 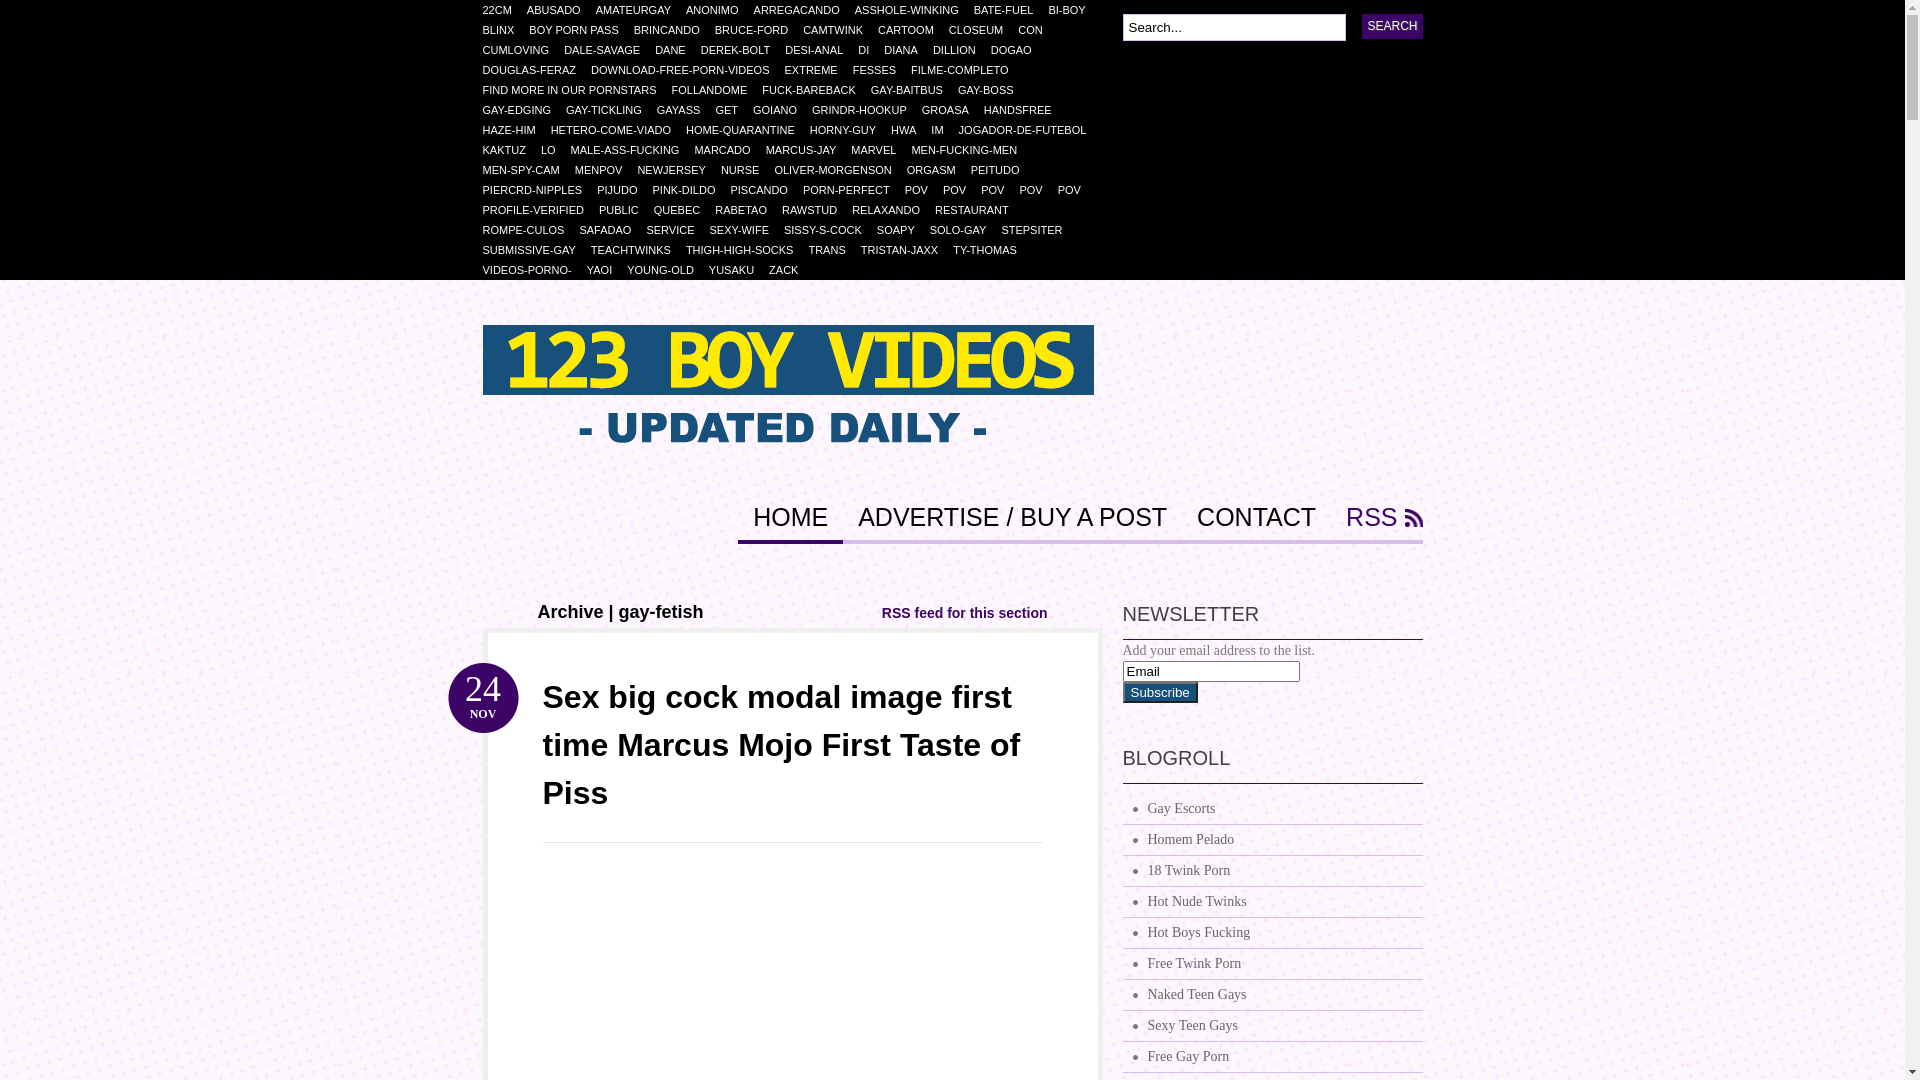 What do you see at coordinates (854, 189) in the screenshot?
I see `'PORN-PERFECT'` at bounding box center [854, 189].